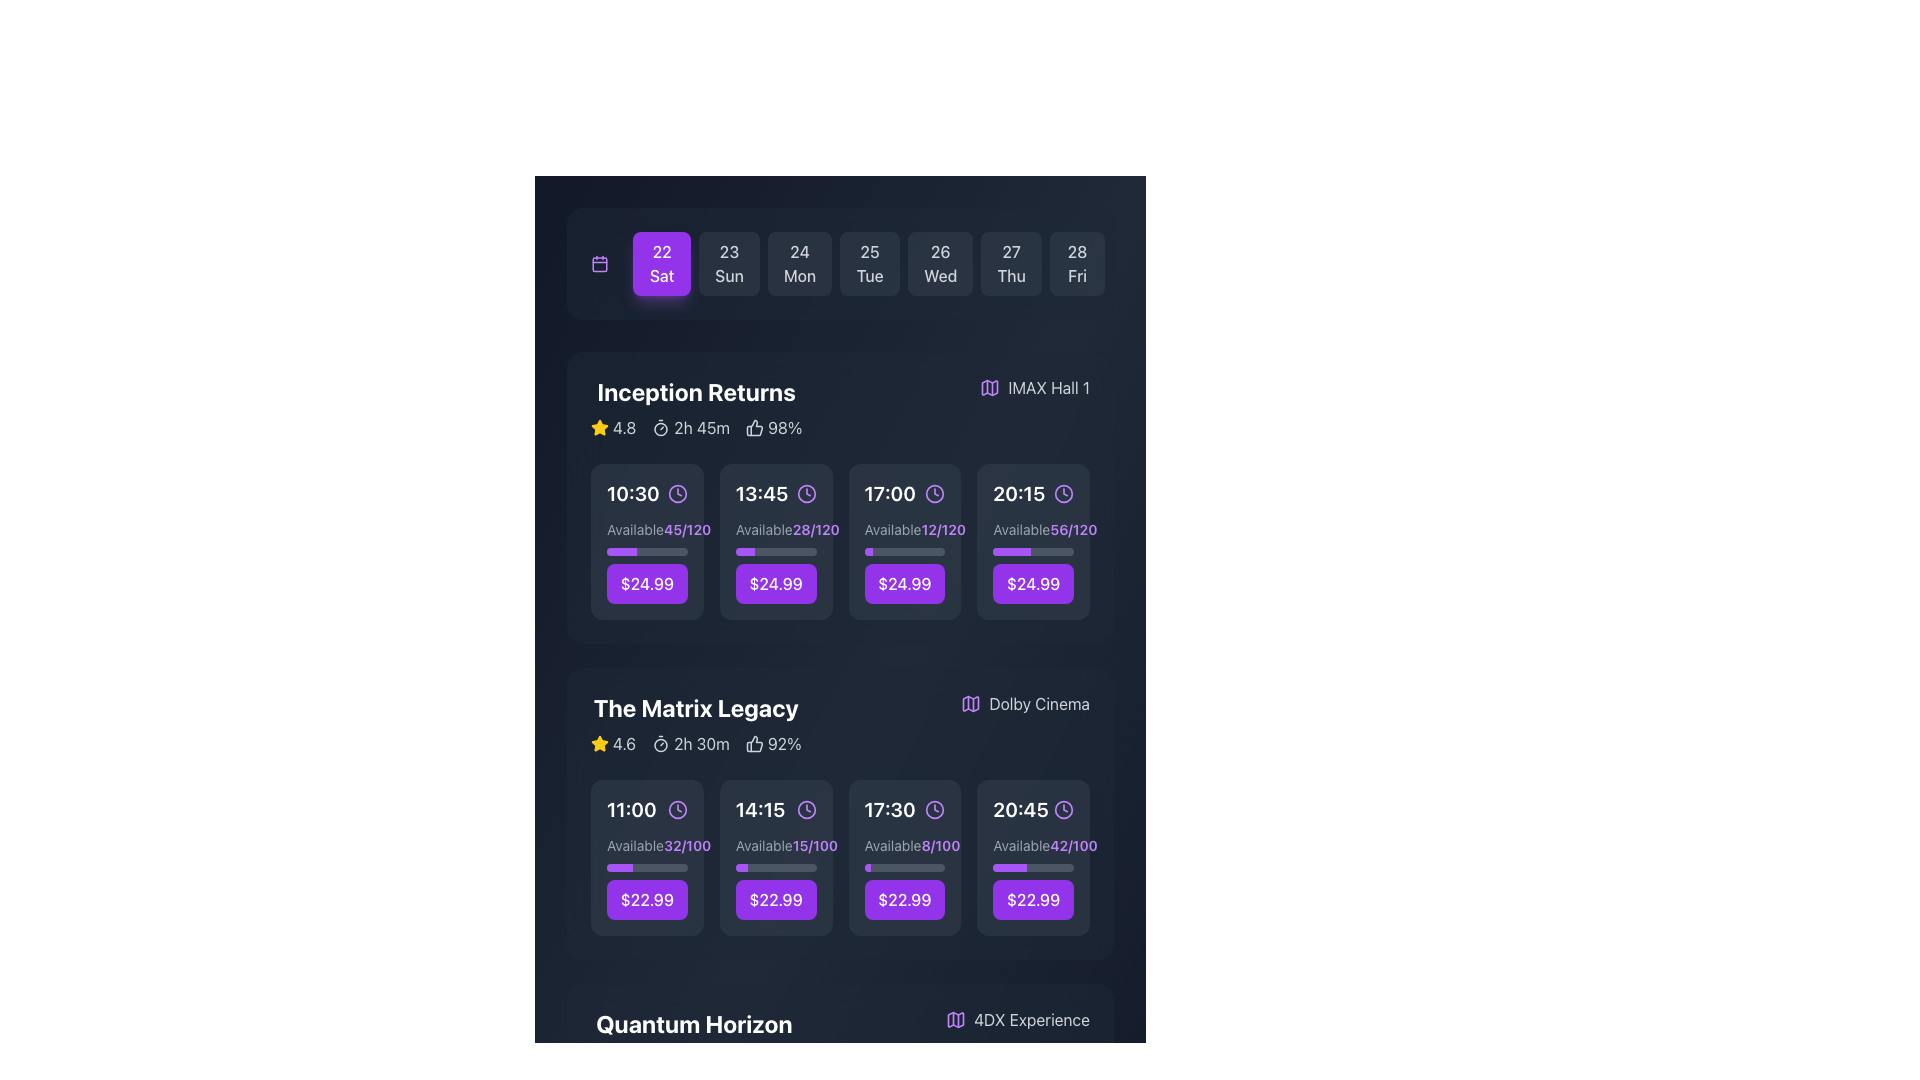 The height and width of the screenshot is (1080, 1920). What do you see at coordinates (775, 866) in the screenshot?
I see `the progress indicator for the available seats in 'The Matrix Legacy' section under the time slot '14:15', located above the price '$22.99' and below the text 'Available15/100'` at bounding box center [775, 866].